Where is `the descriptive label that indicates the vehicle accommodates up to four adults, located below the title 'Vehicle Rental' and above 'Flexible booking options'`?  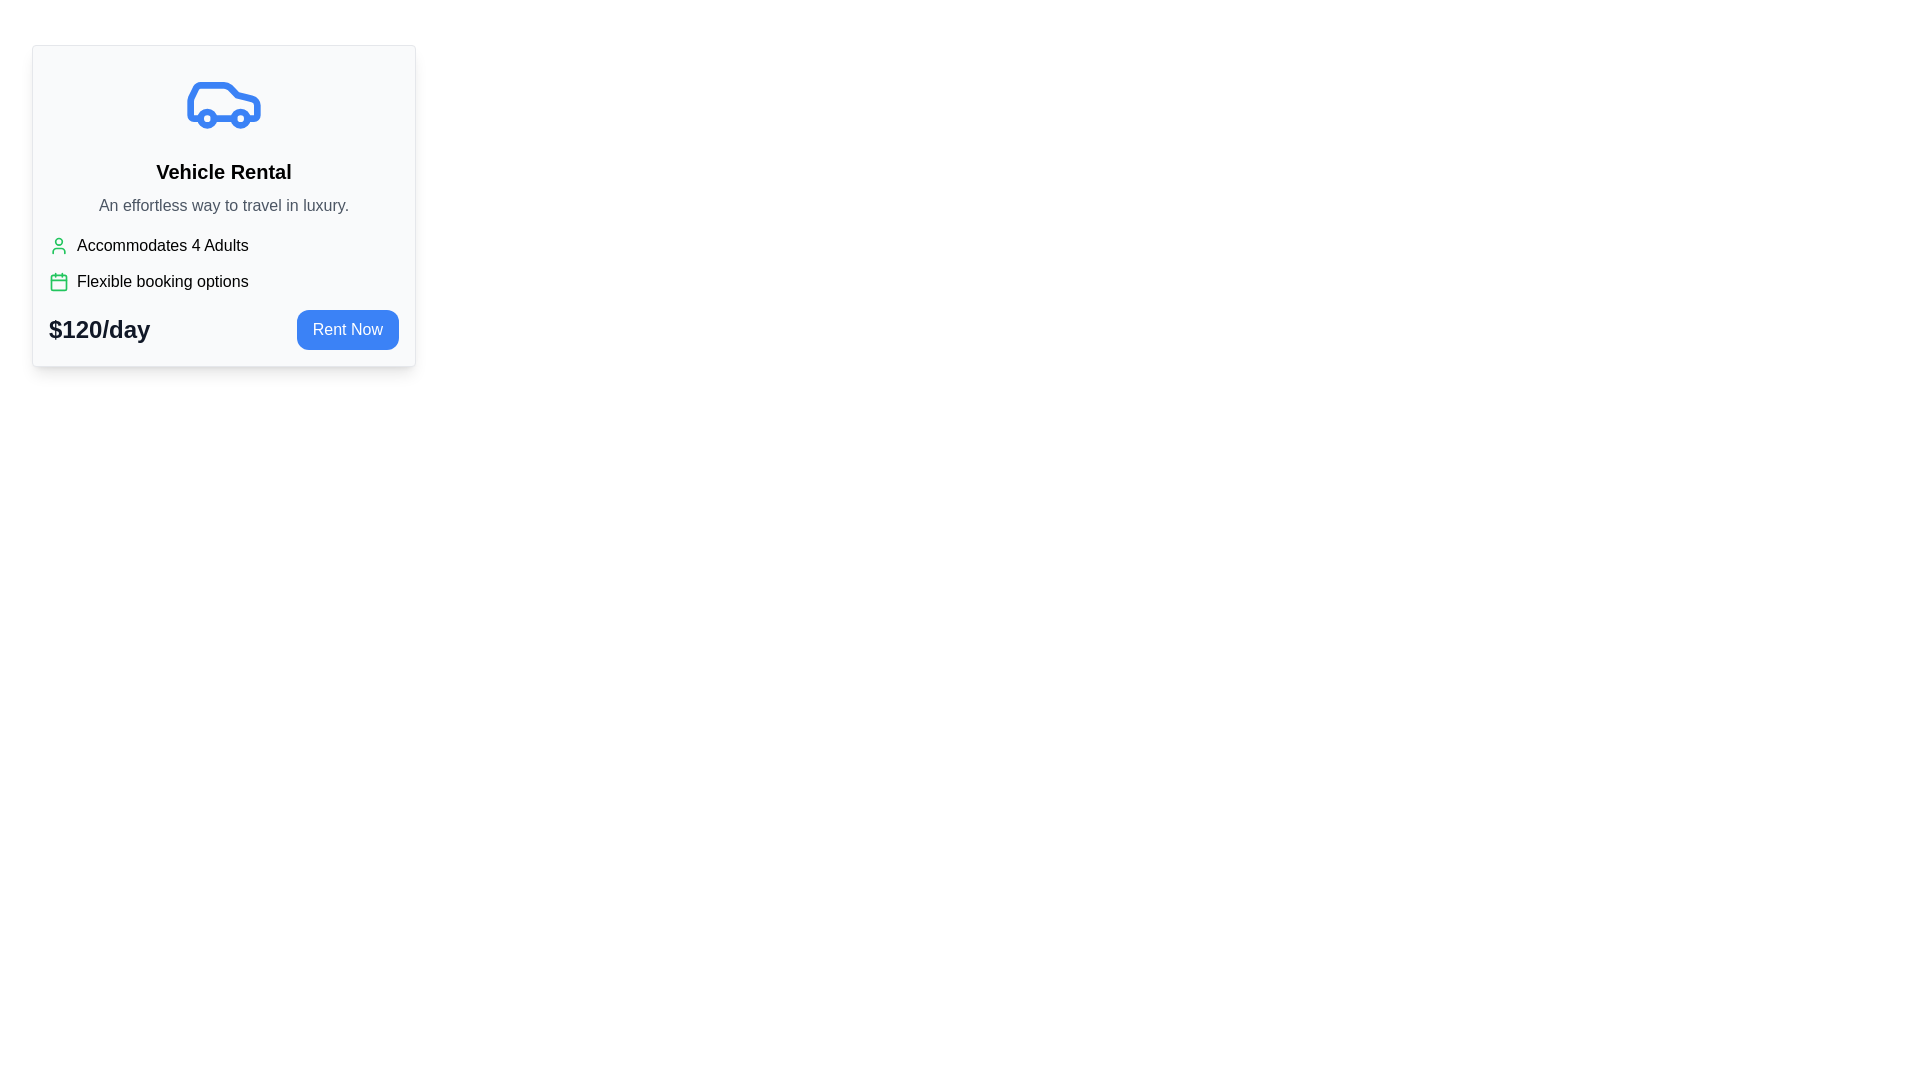
the descriptive label that indicates the vehicle accommodates up to four adults, located below the title 'Vehicle Rental' and above 'Flexible booking options' is located at coordinates (224, 245).